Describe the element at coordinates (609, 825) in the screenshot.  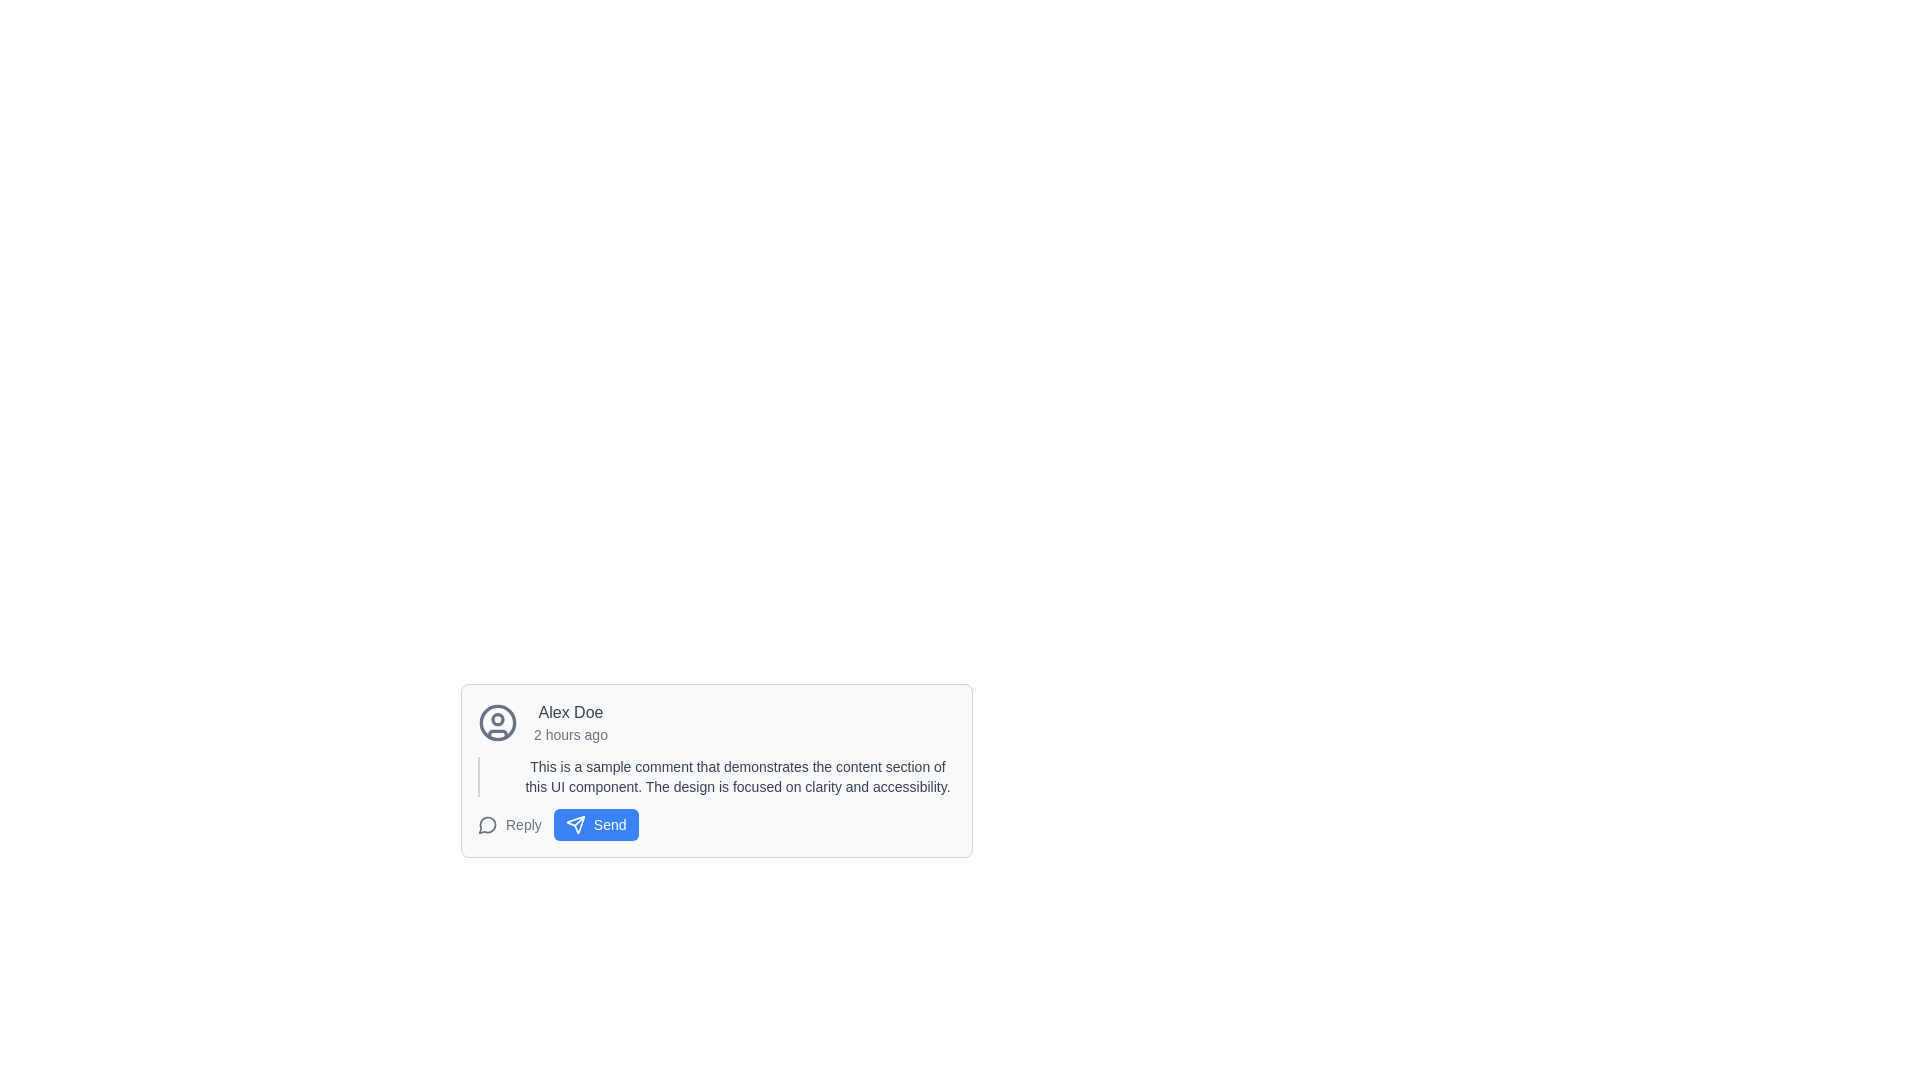
I see `the text label located to the right of the paper airplane icon inside the button at the bottom of the comment box, which indicates the button's action to send a message` at that location.